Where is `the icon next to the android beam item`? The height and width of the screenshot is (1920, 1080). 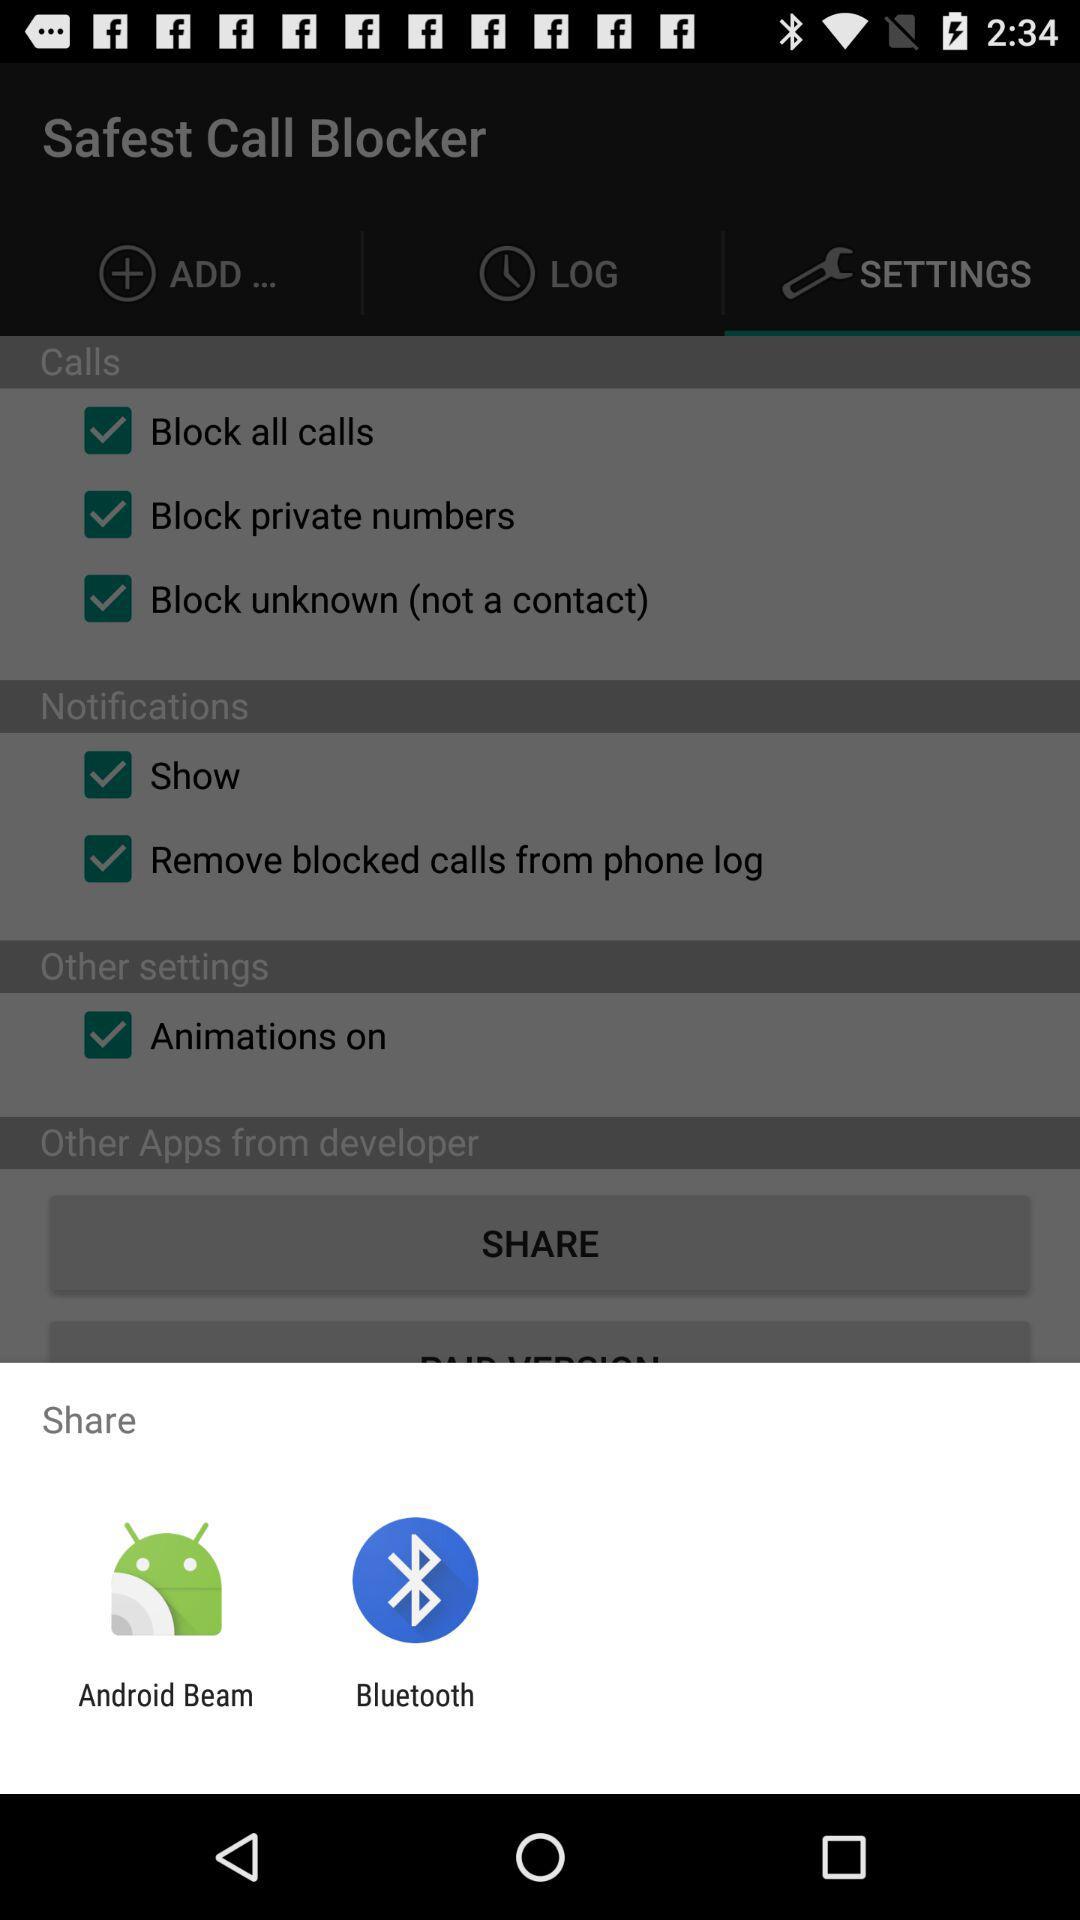 the icon next to the android beam item is located at coordinates (414, 1711).